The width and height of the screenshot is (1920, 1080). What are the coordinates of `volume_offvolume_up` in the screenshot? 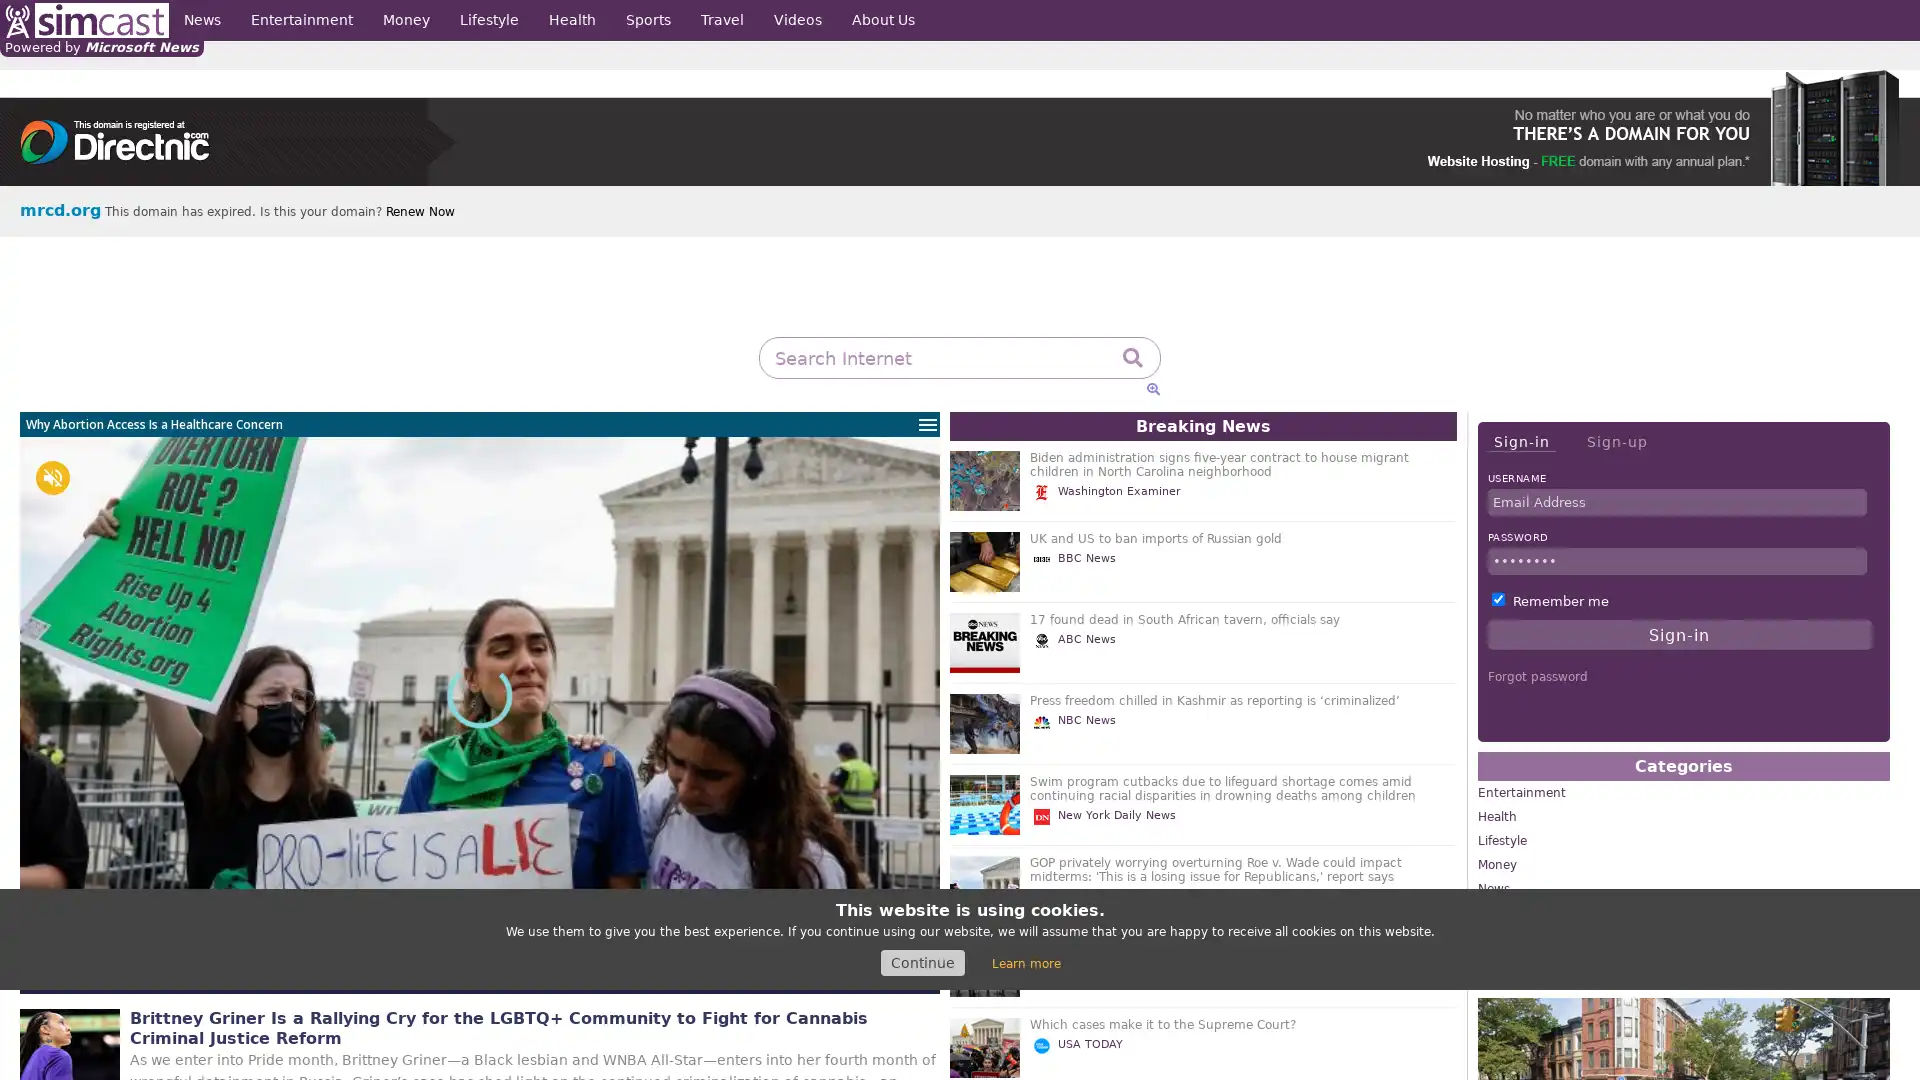 It's located at (52, 478).